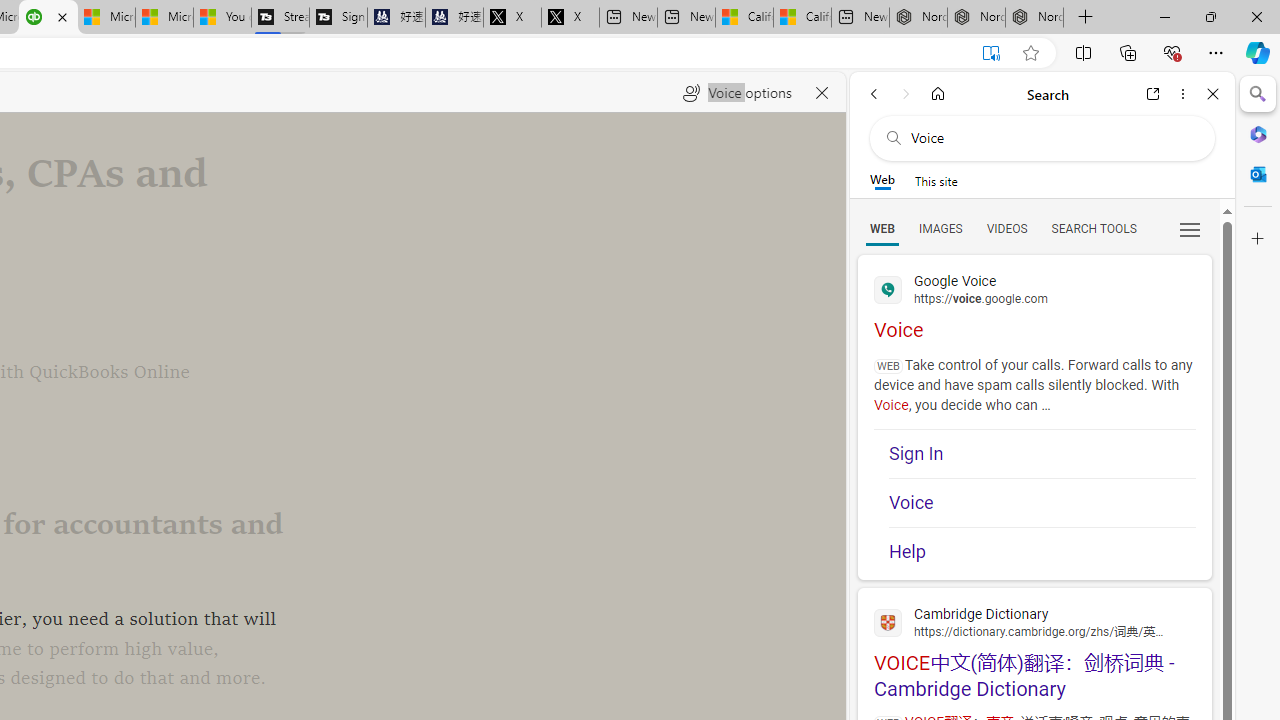 The image size is (1280, 720). Describe the element at coordinates (937, 93) in the screenshot. I see `'Home'` at that location.